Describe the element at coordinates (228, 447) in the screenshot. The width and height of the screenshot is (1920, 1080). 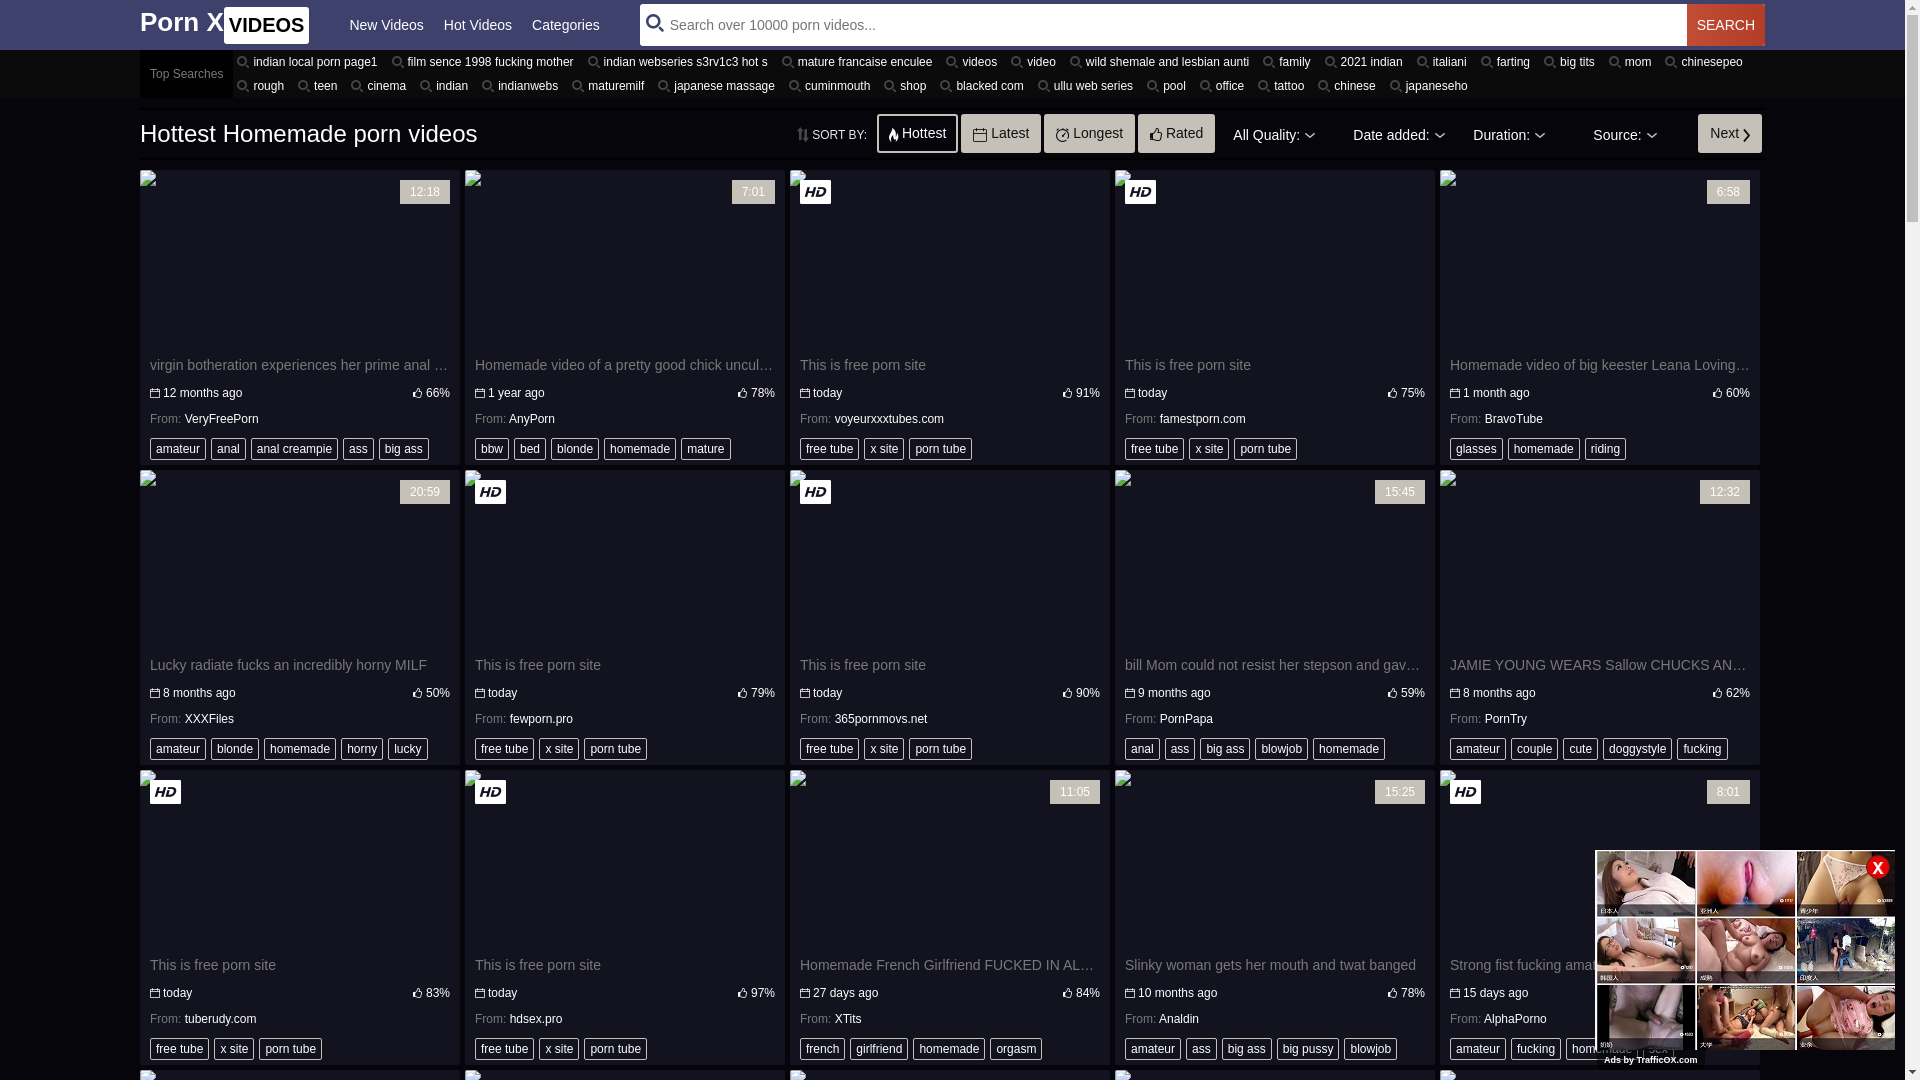
I see `'anal'` at that location.